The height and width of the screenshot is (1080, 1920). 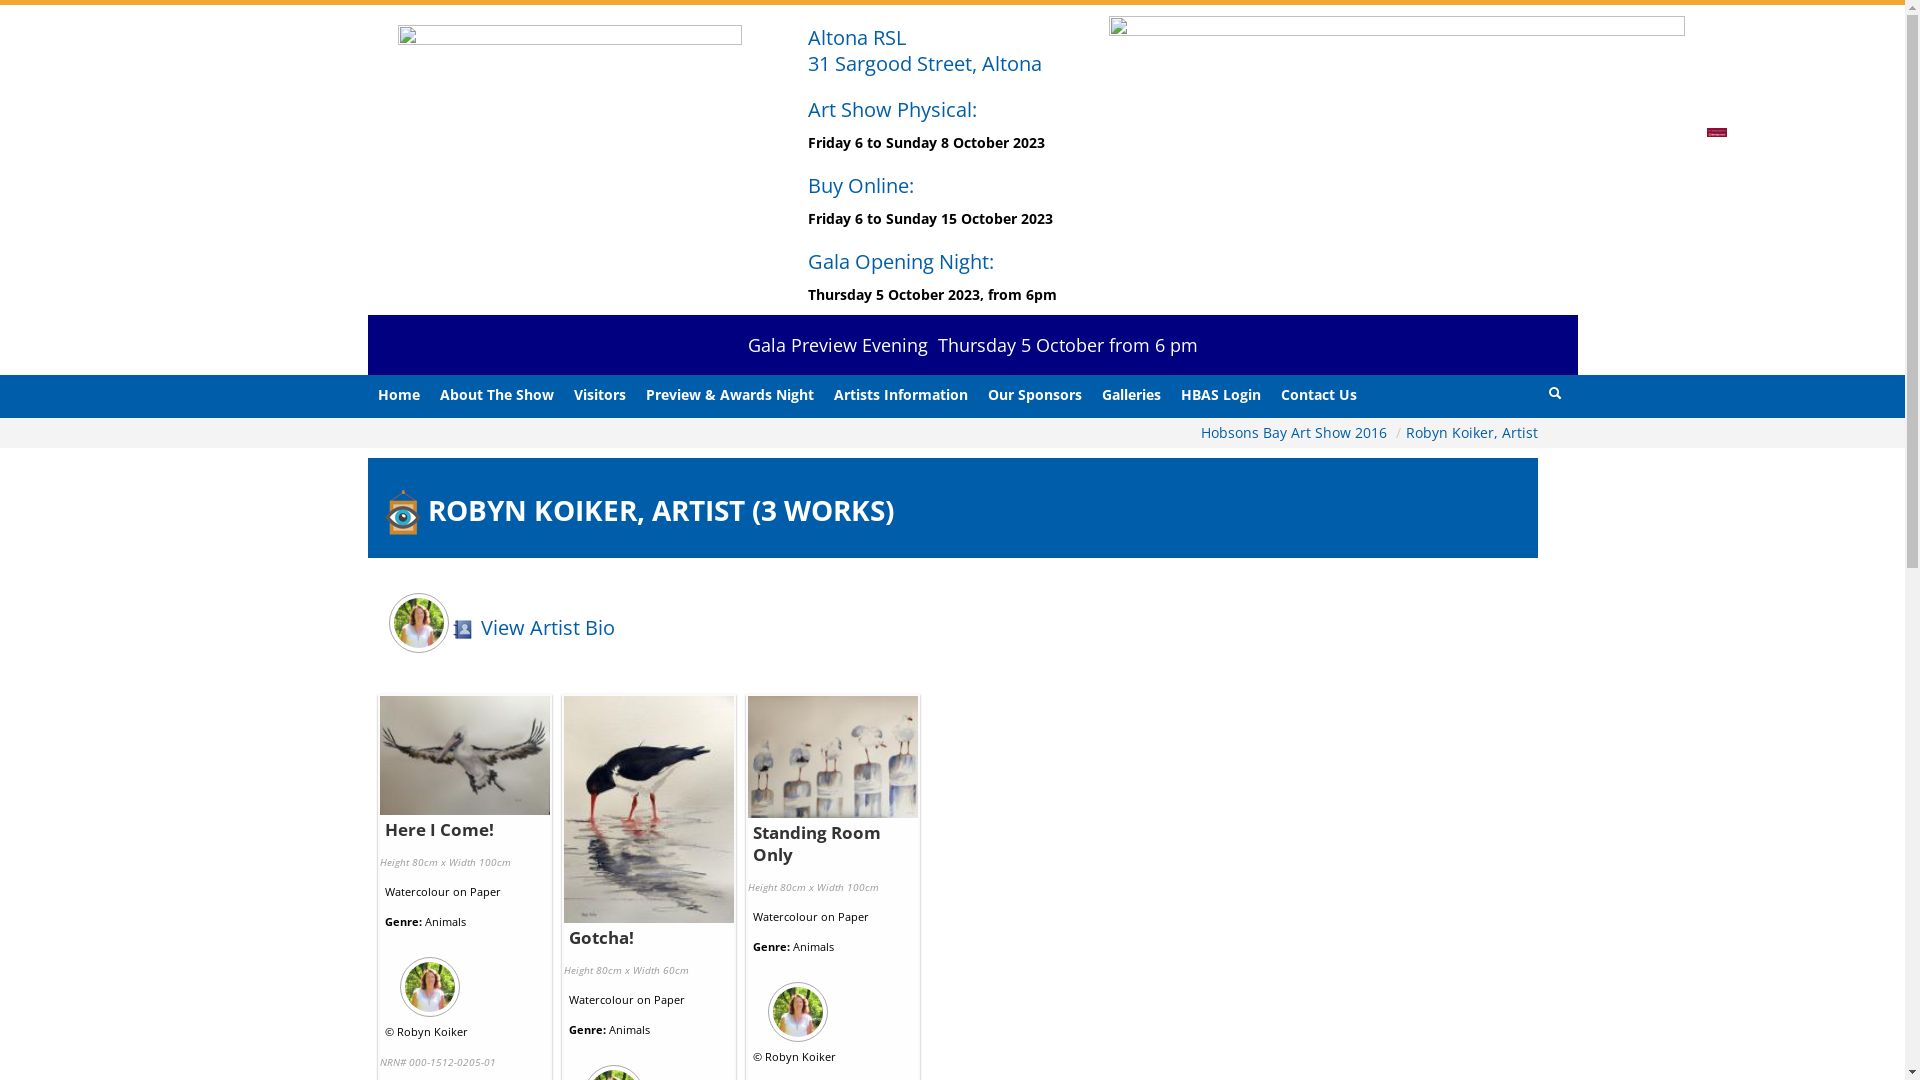 What do you see at coordinates (1218, 394) in the screenshot?
I see `'HBAS Login'` at bounding box center [1218, 394].